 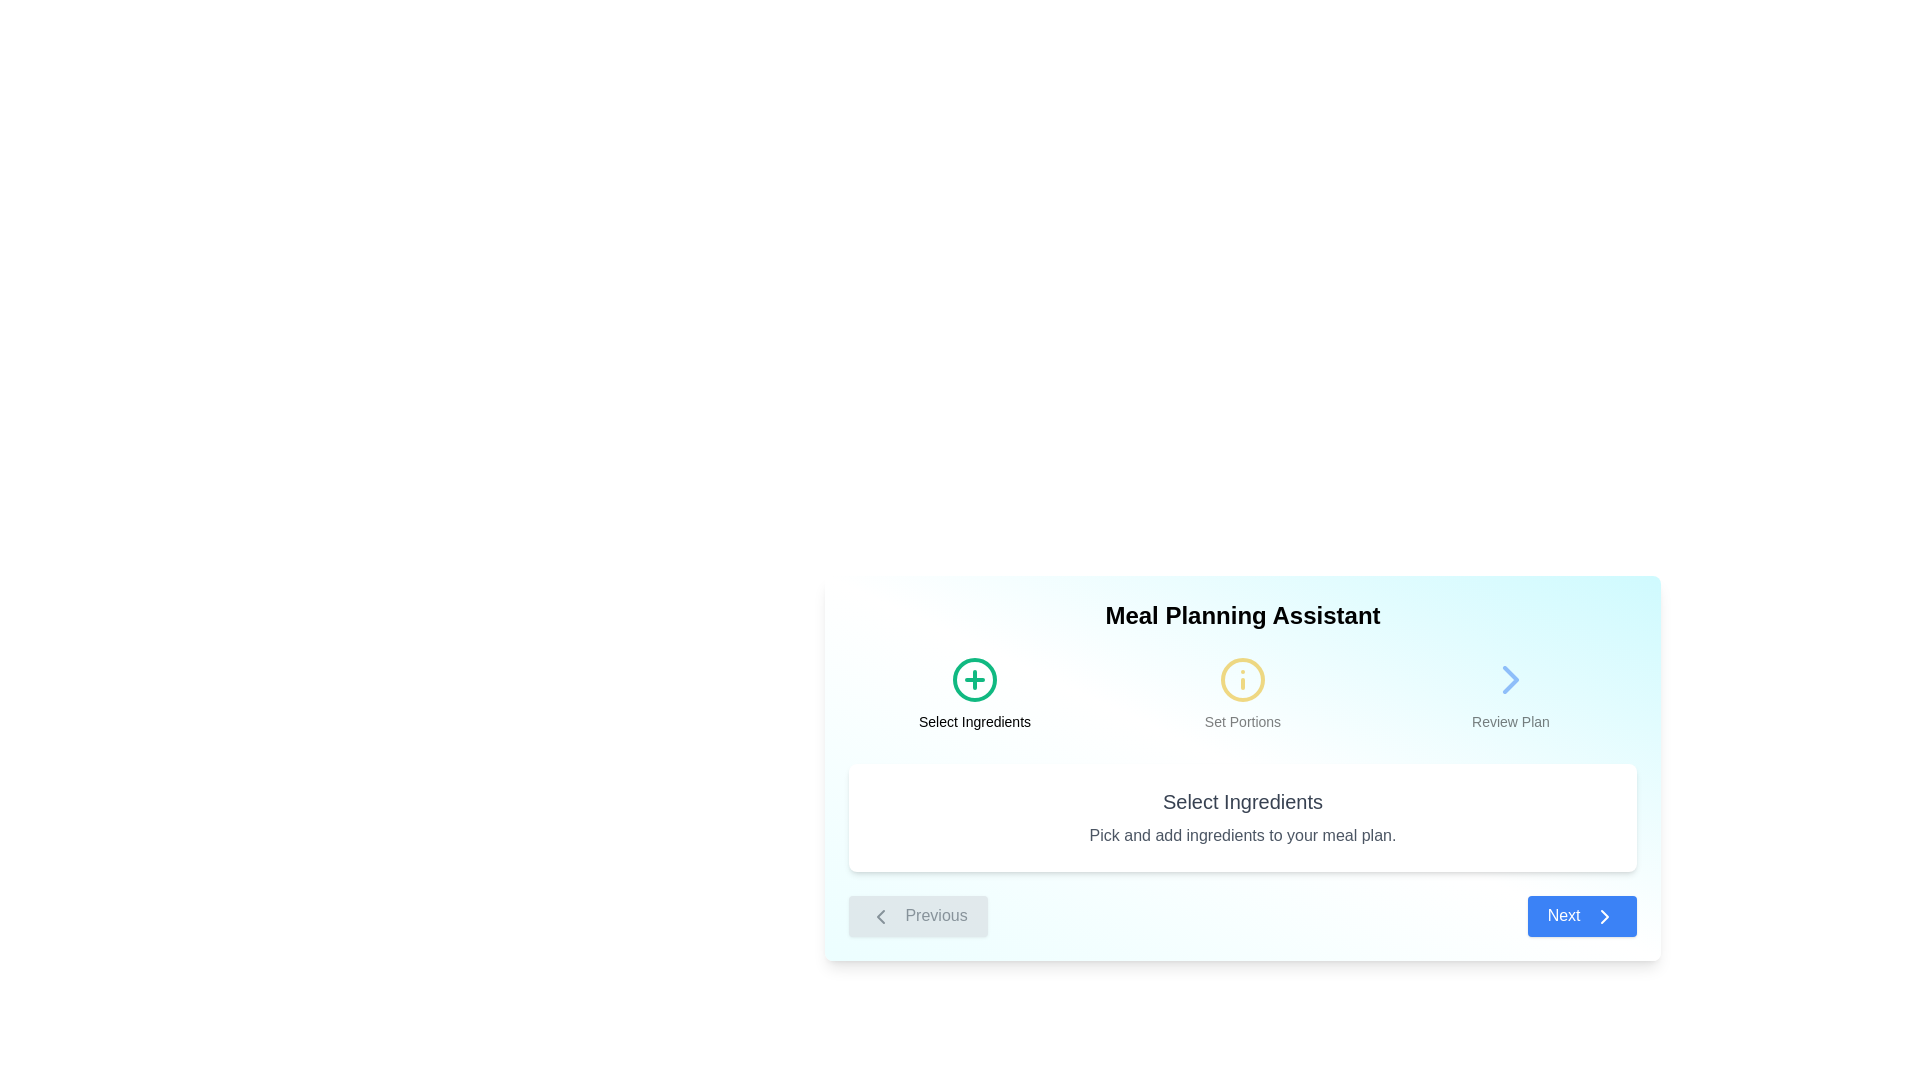 I want to click on the circular information icon with a yellow border and 'i' in the center, located above the 'Set Portions' label, so click(x=1242, y=678).